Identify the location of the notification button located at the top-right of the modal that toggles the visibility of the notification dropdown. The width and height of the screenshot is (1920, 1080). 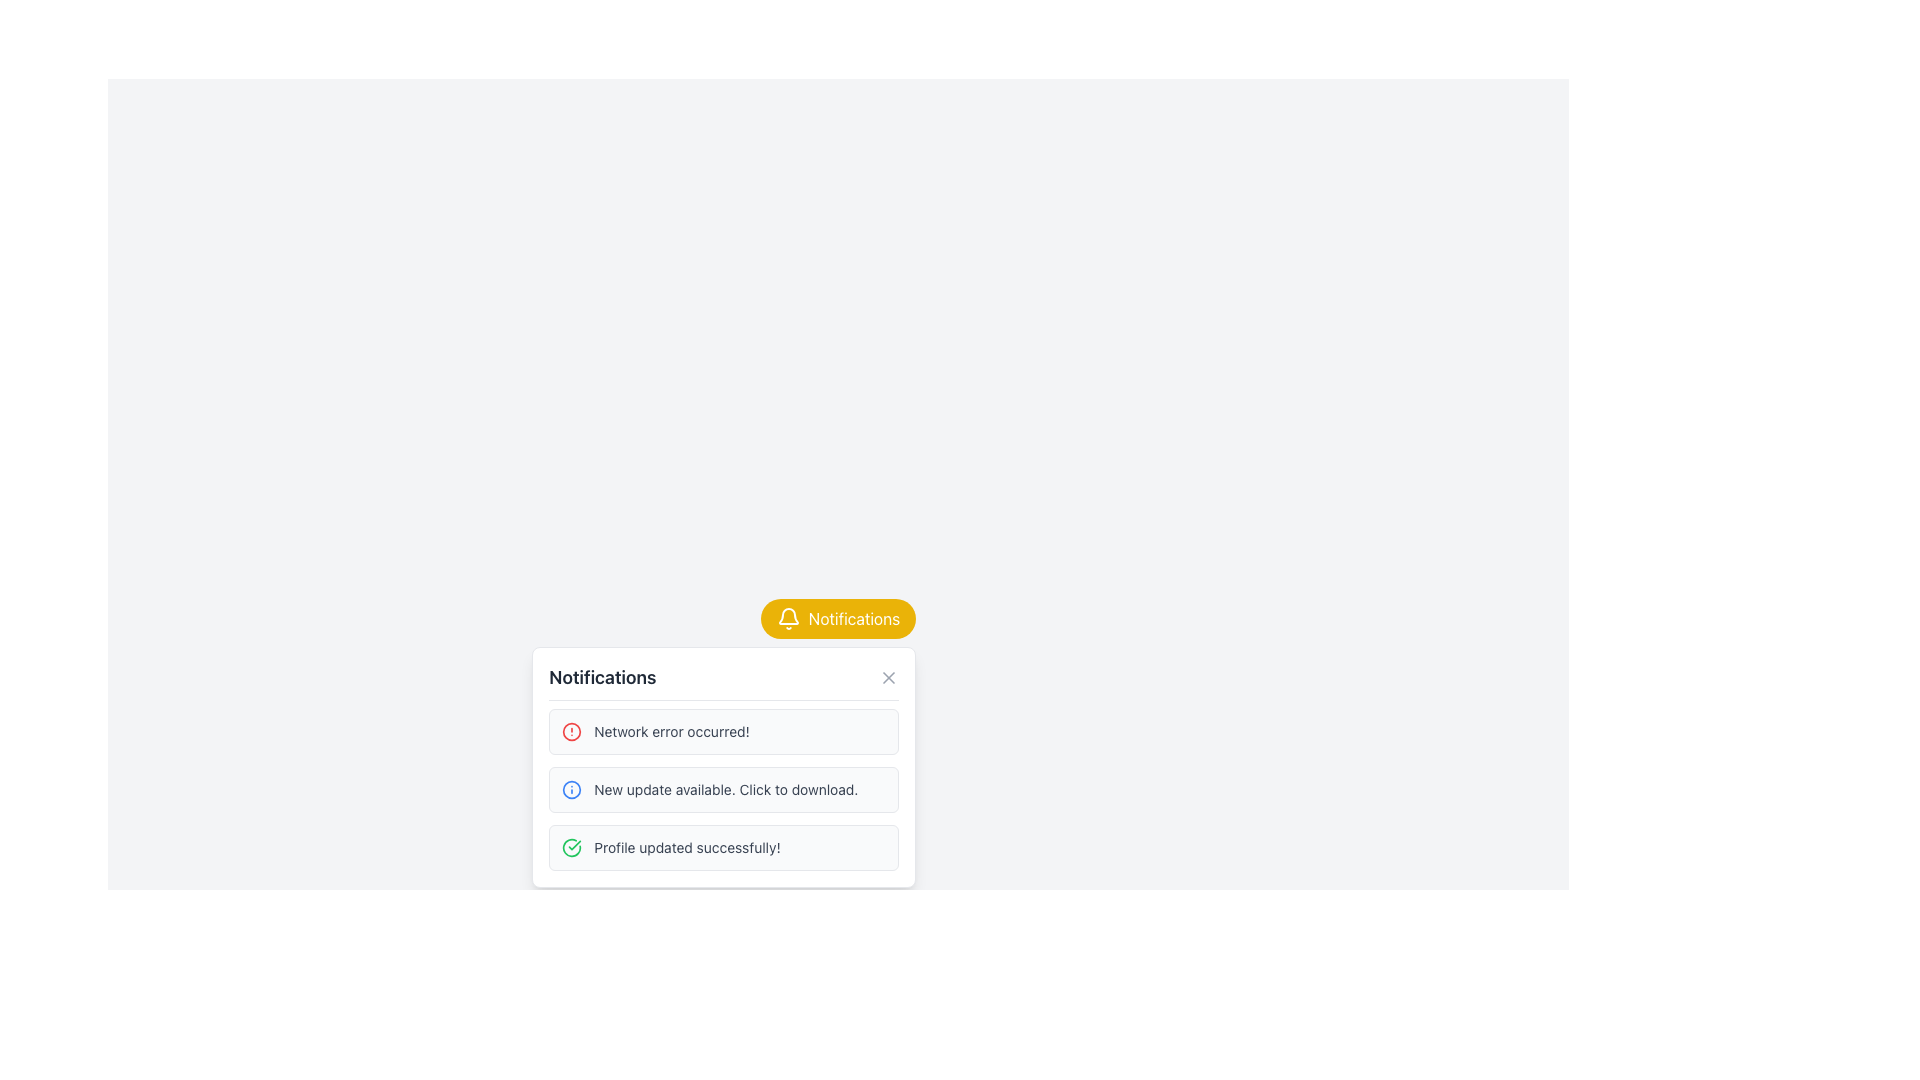
(838, 617).